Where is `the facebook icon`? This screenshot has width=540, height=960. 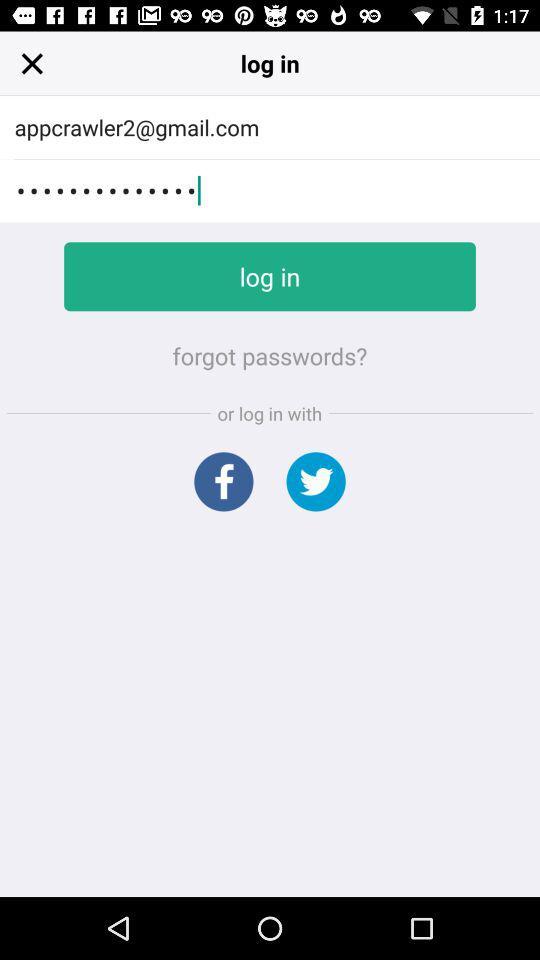
the facebook icon is located at coordinates (222, 480).